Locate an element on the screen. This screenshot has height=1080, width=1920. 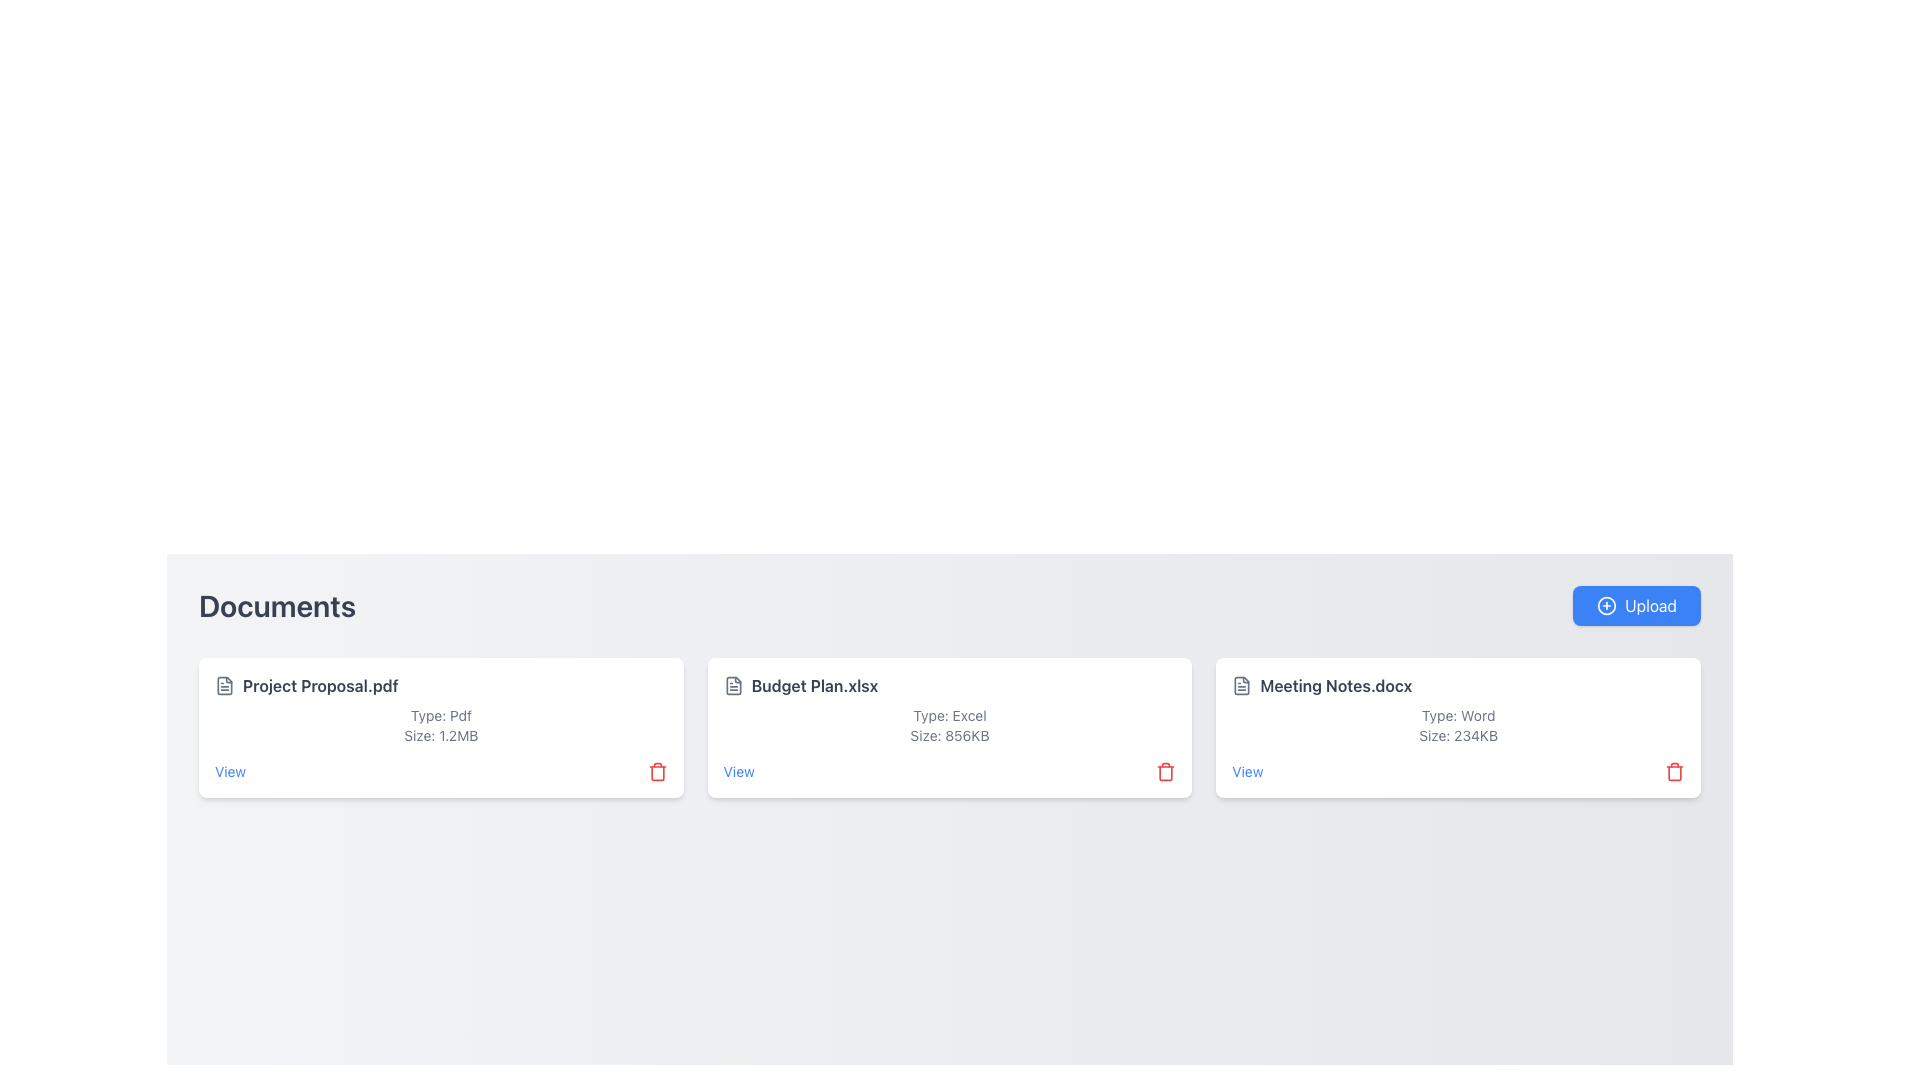
the text label stating 'Type: Pdf' which is located under the title 'Project Proposal.pdf' and above the file size information within the document card is located at coordinates (440, 715).